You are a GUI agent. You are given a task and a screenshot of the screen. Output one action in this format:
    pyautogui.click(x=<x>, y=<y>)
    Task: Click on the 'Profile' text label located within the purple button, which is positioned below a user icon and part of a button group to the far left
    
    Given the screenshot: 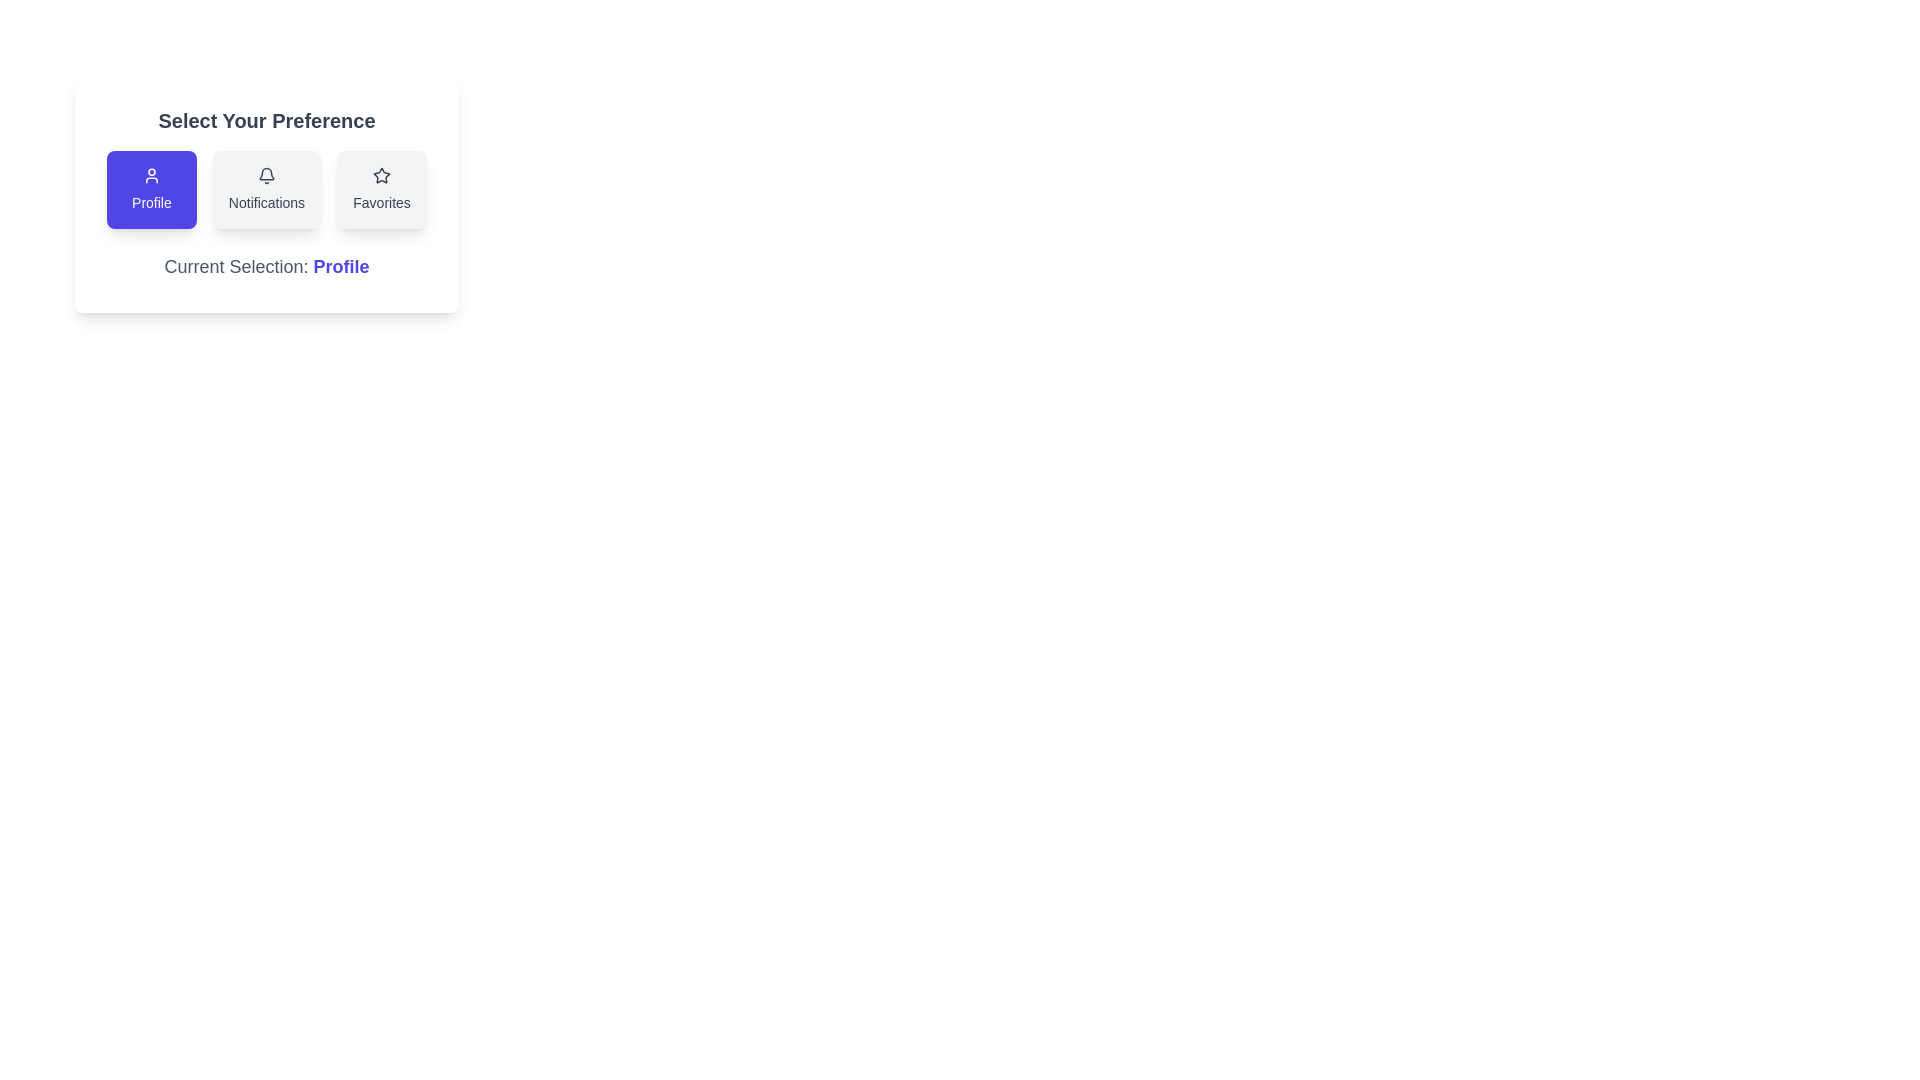 What is the action you would take?
    pyautogui.click(x=150, y=203)
    